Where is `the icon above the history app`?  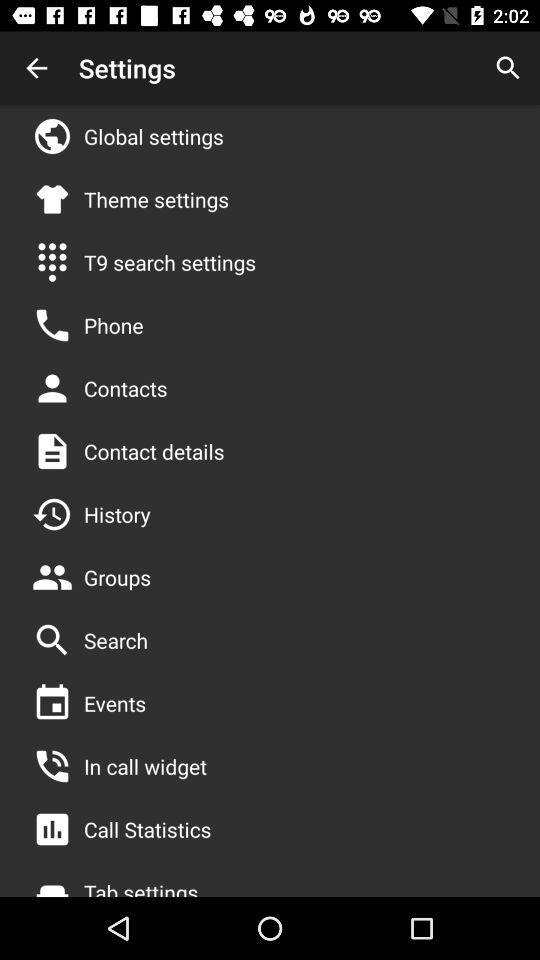 the icon above the history app is located at coordinates (153, 451).